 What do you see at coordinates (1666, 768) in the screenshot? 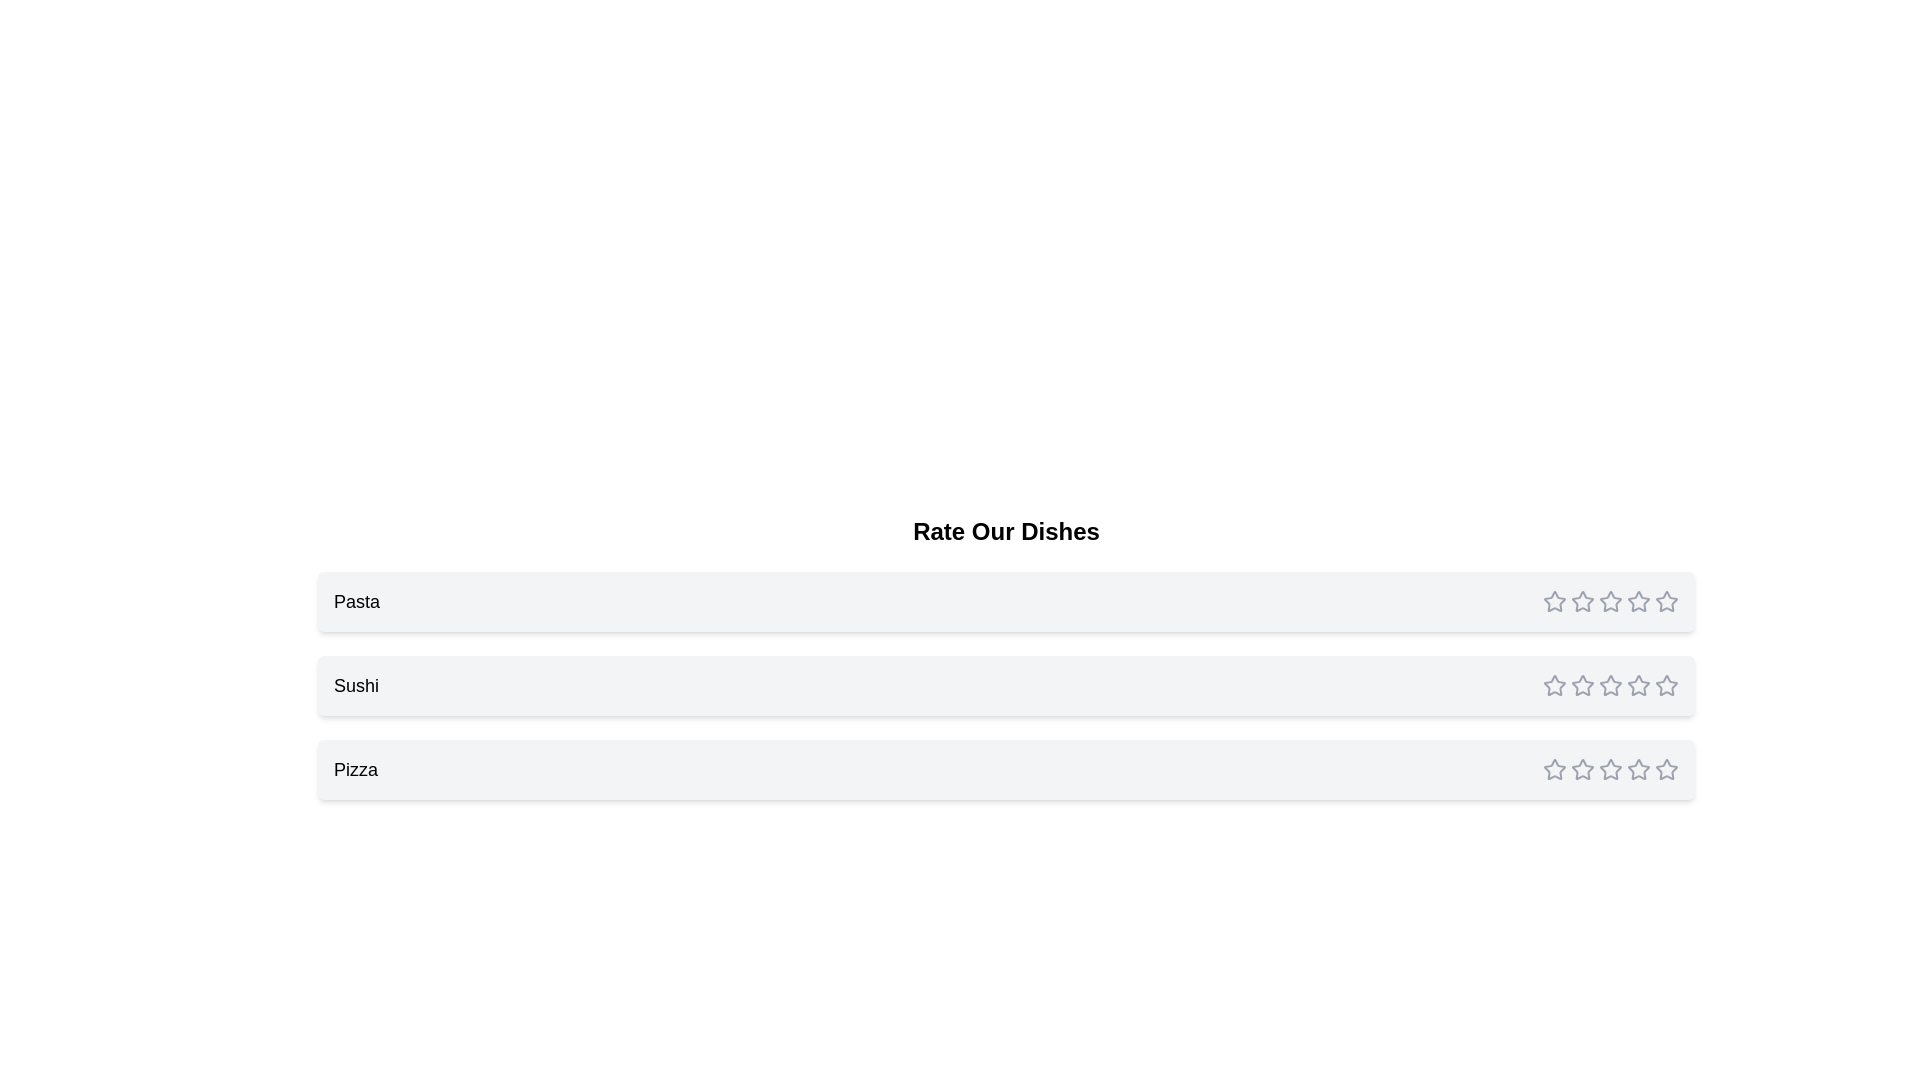
I see `the fifth rating star icon` at bounding box center [1666, 768].